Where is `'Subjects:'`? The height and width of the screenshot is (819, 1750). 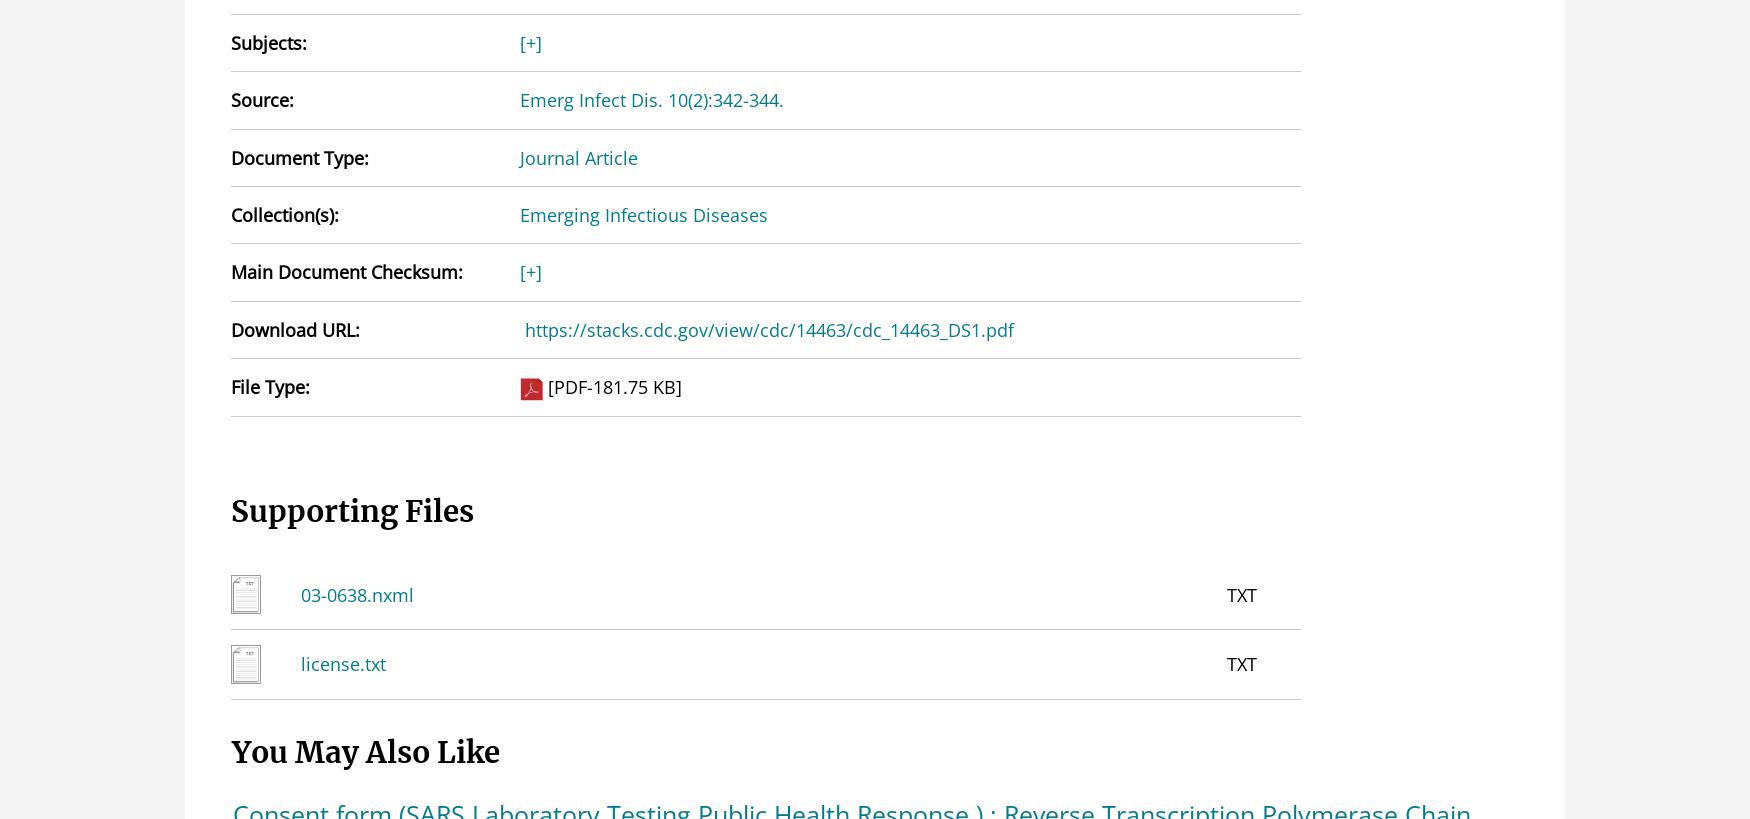 'Subjects:' is located at coordinates (267, 41).